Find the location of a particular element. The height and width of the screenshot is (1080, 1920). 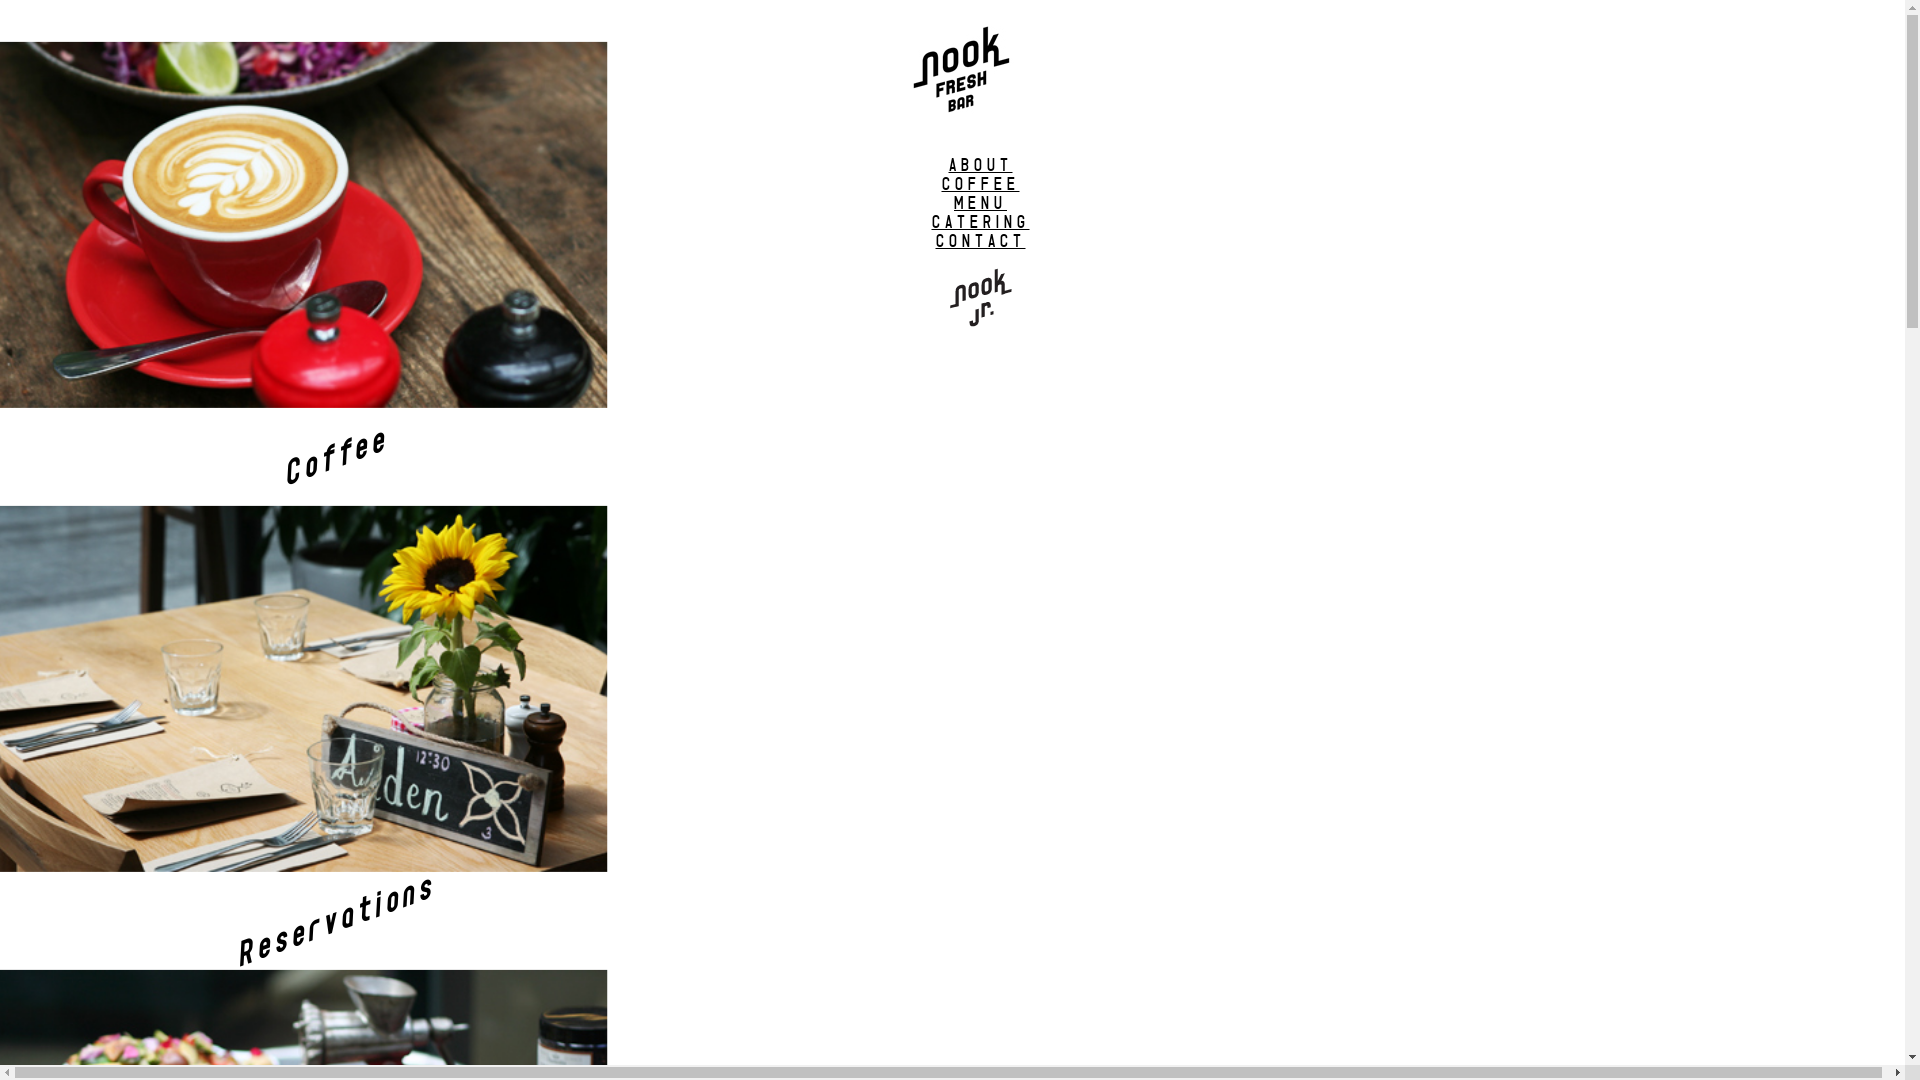

'CONTACT' is located at coordinates (980, 240).